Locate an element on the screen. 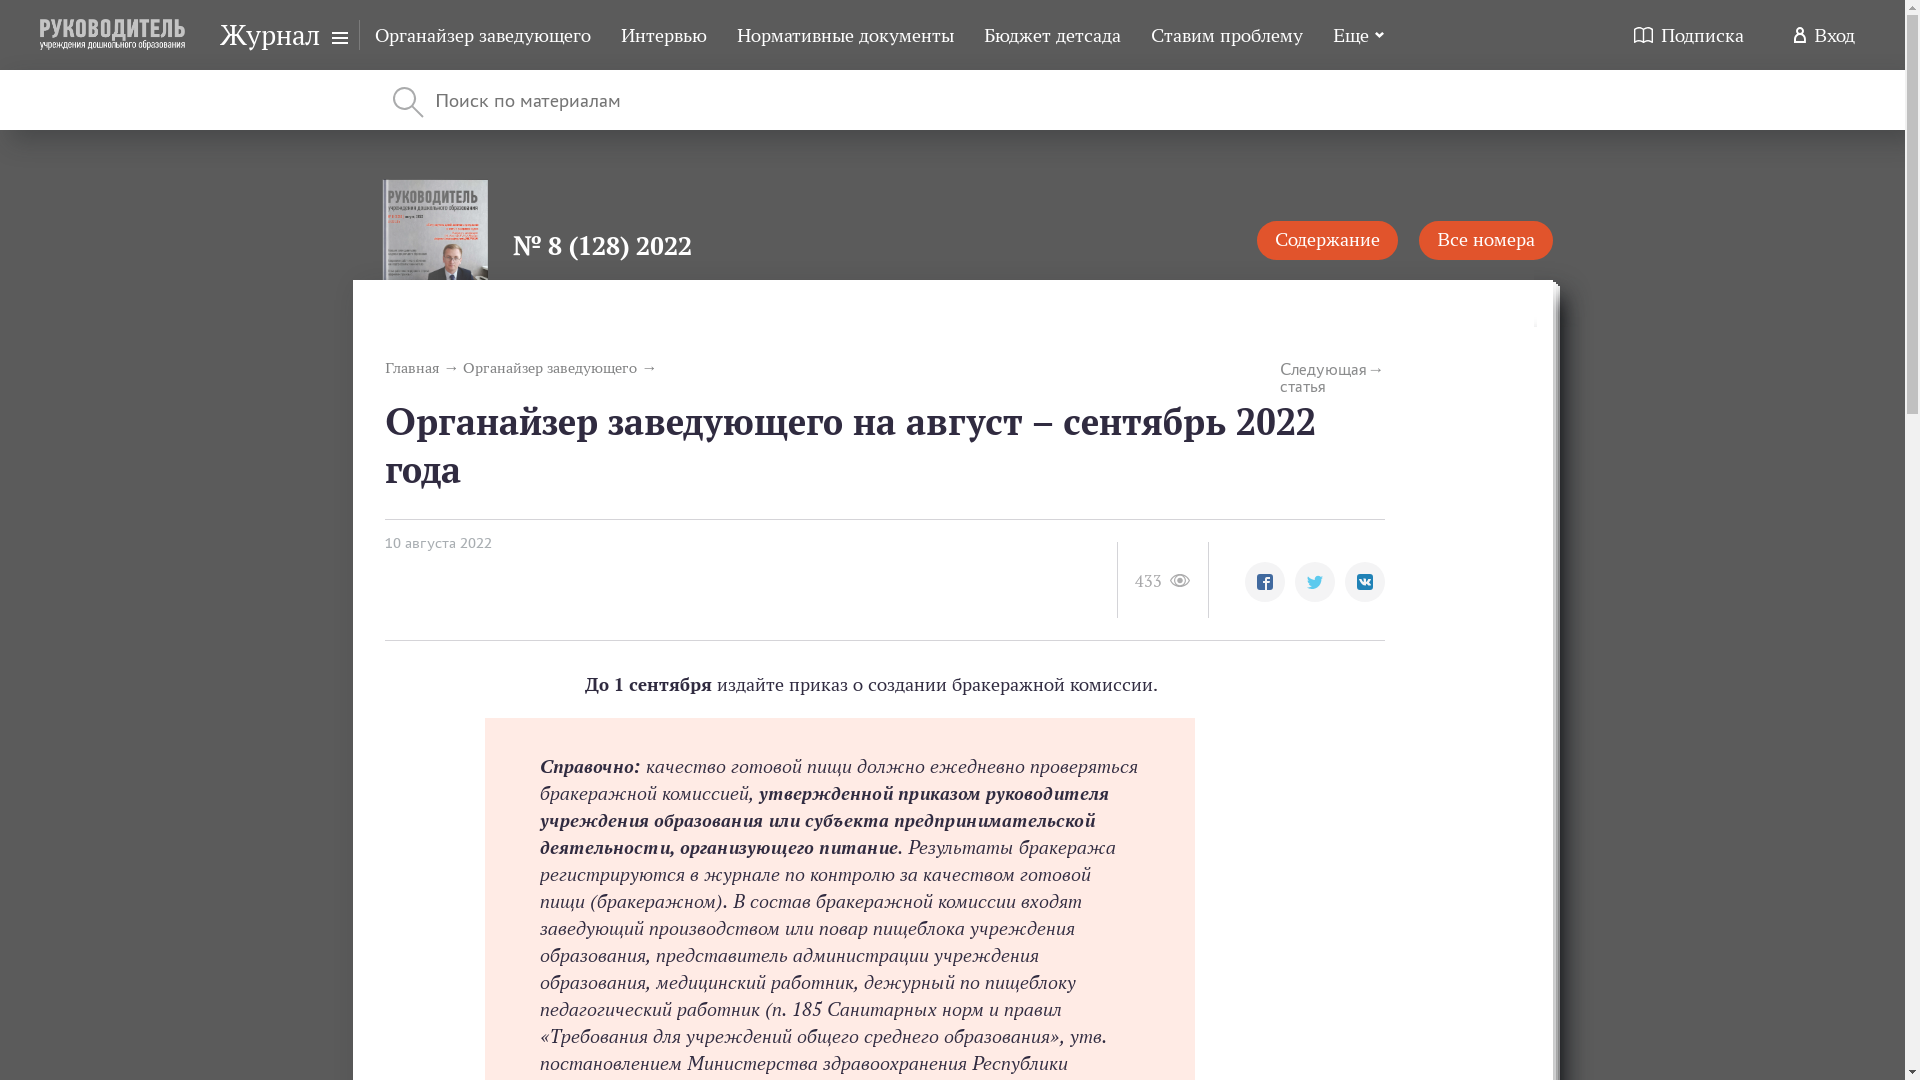 The image size is (1920, 1080). 'Share link on Twitter' is located at coordinates (1294, 582).